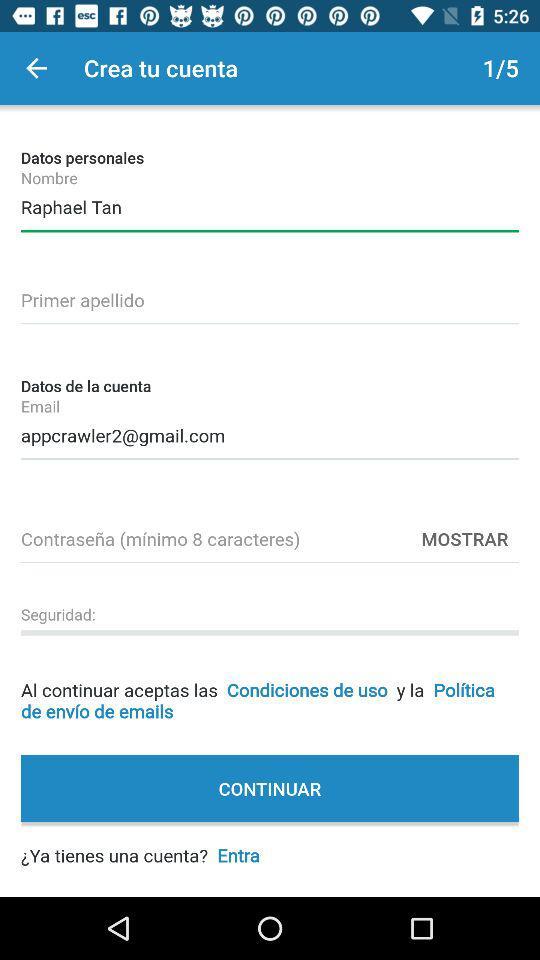 The image size is (540, 960). Describe the element at coordinates (464, 537) in the screenshot. I see `the item below the appcrawler2@gmail.com` at that location.